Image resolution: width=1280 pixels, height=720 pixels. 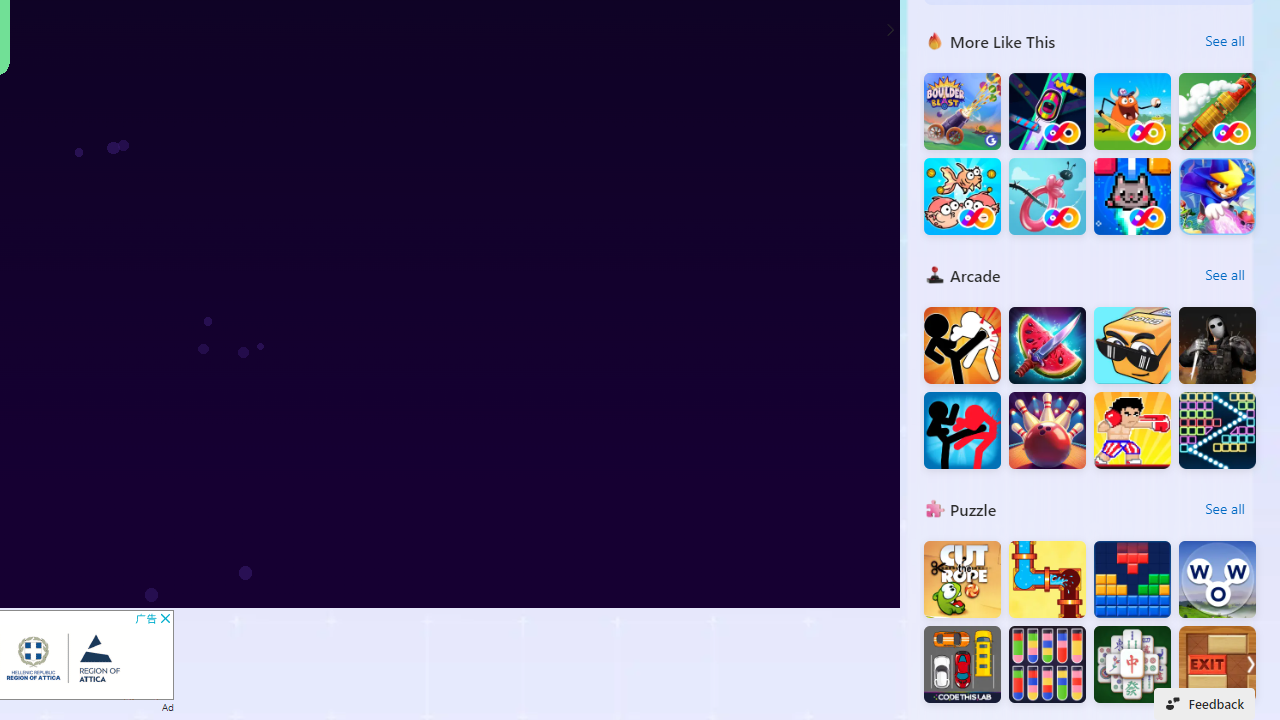 What do you see at coordinates (1046, 664) in the screenshot?
I see `'Water Sort Quest : Mission'` at bounding box center [1046, 664].